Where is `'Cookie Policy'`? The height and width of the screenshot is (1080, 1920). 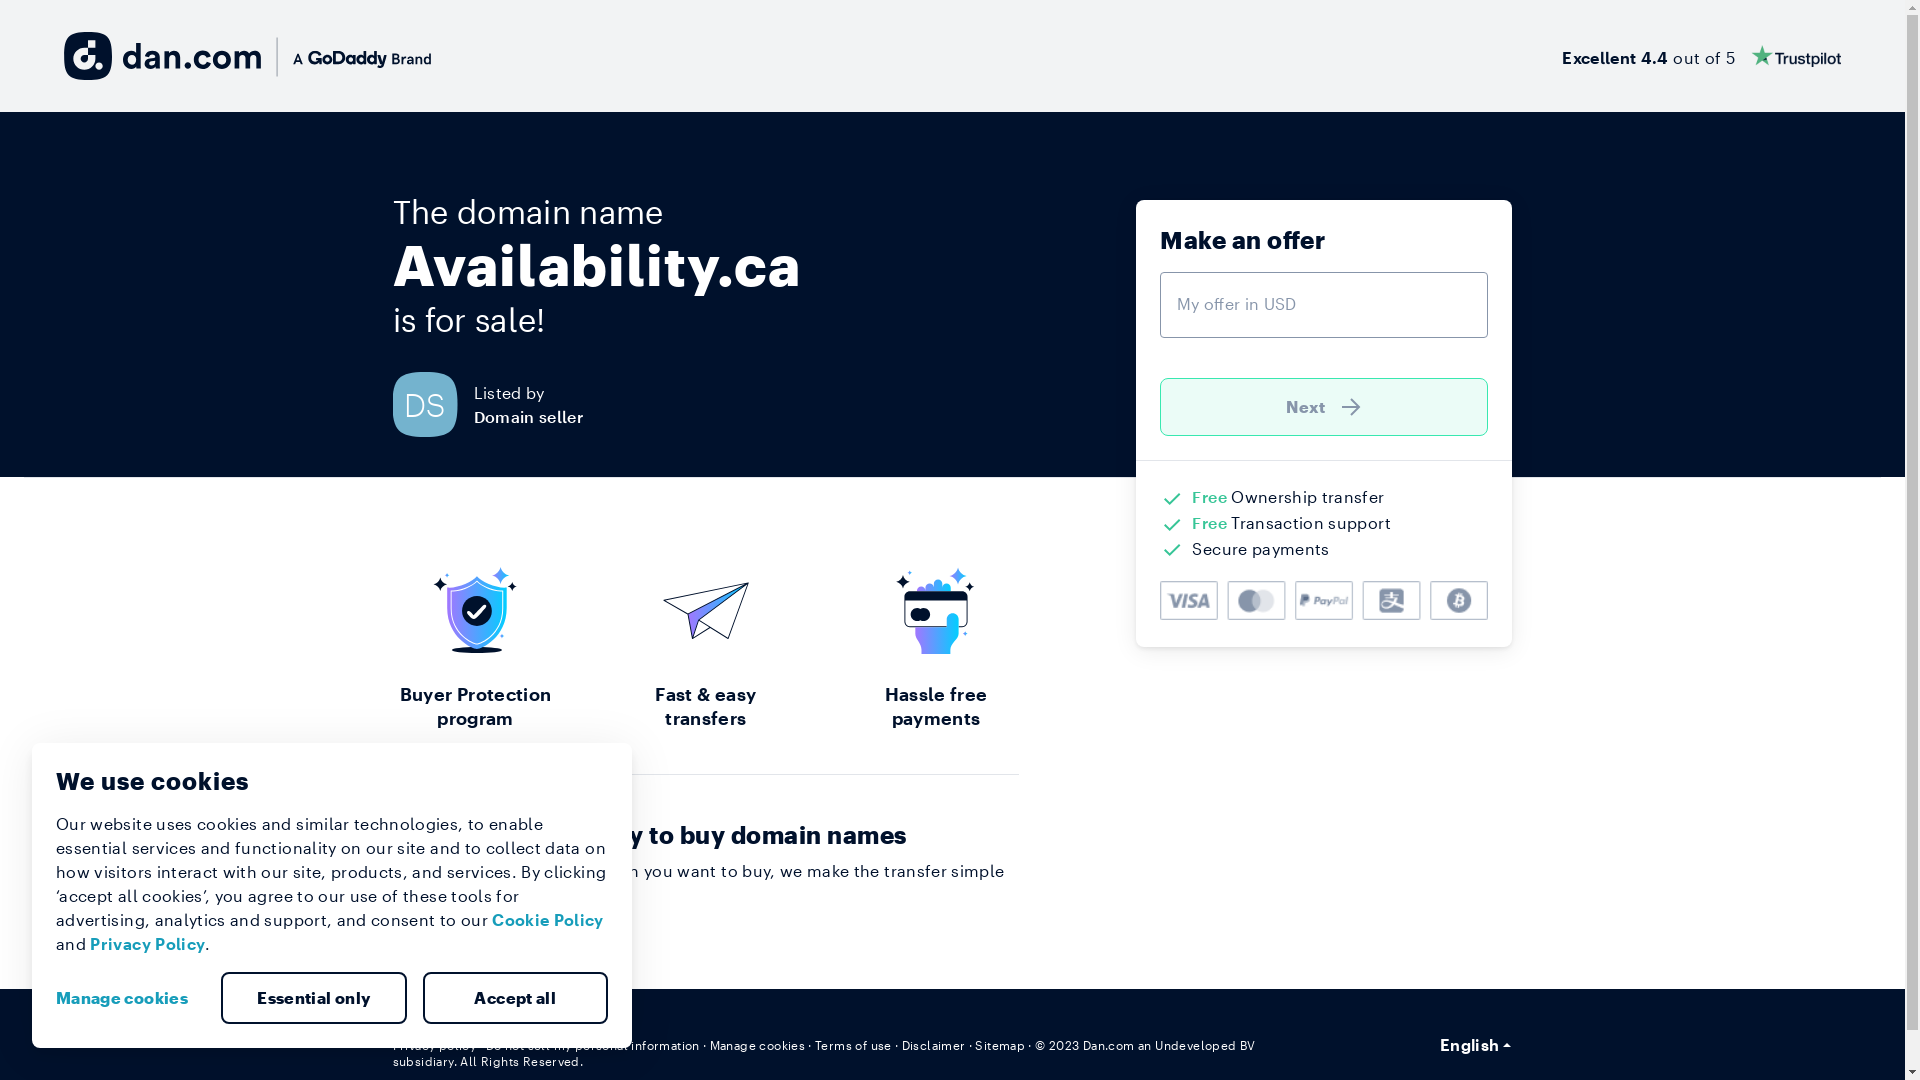
'Cookie Policy' is located at coordinates (547, 919).